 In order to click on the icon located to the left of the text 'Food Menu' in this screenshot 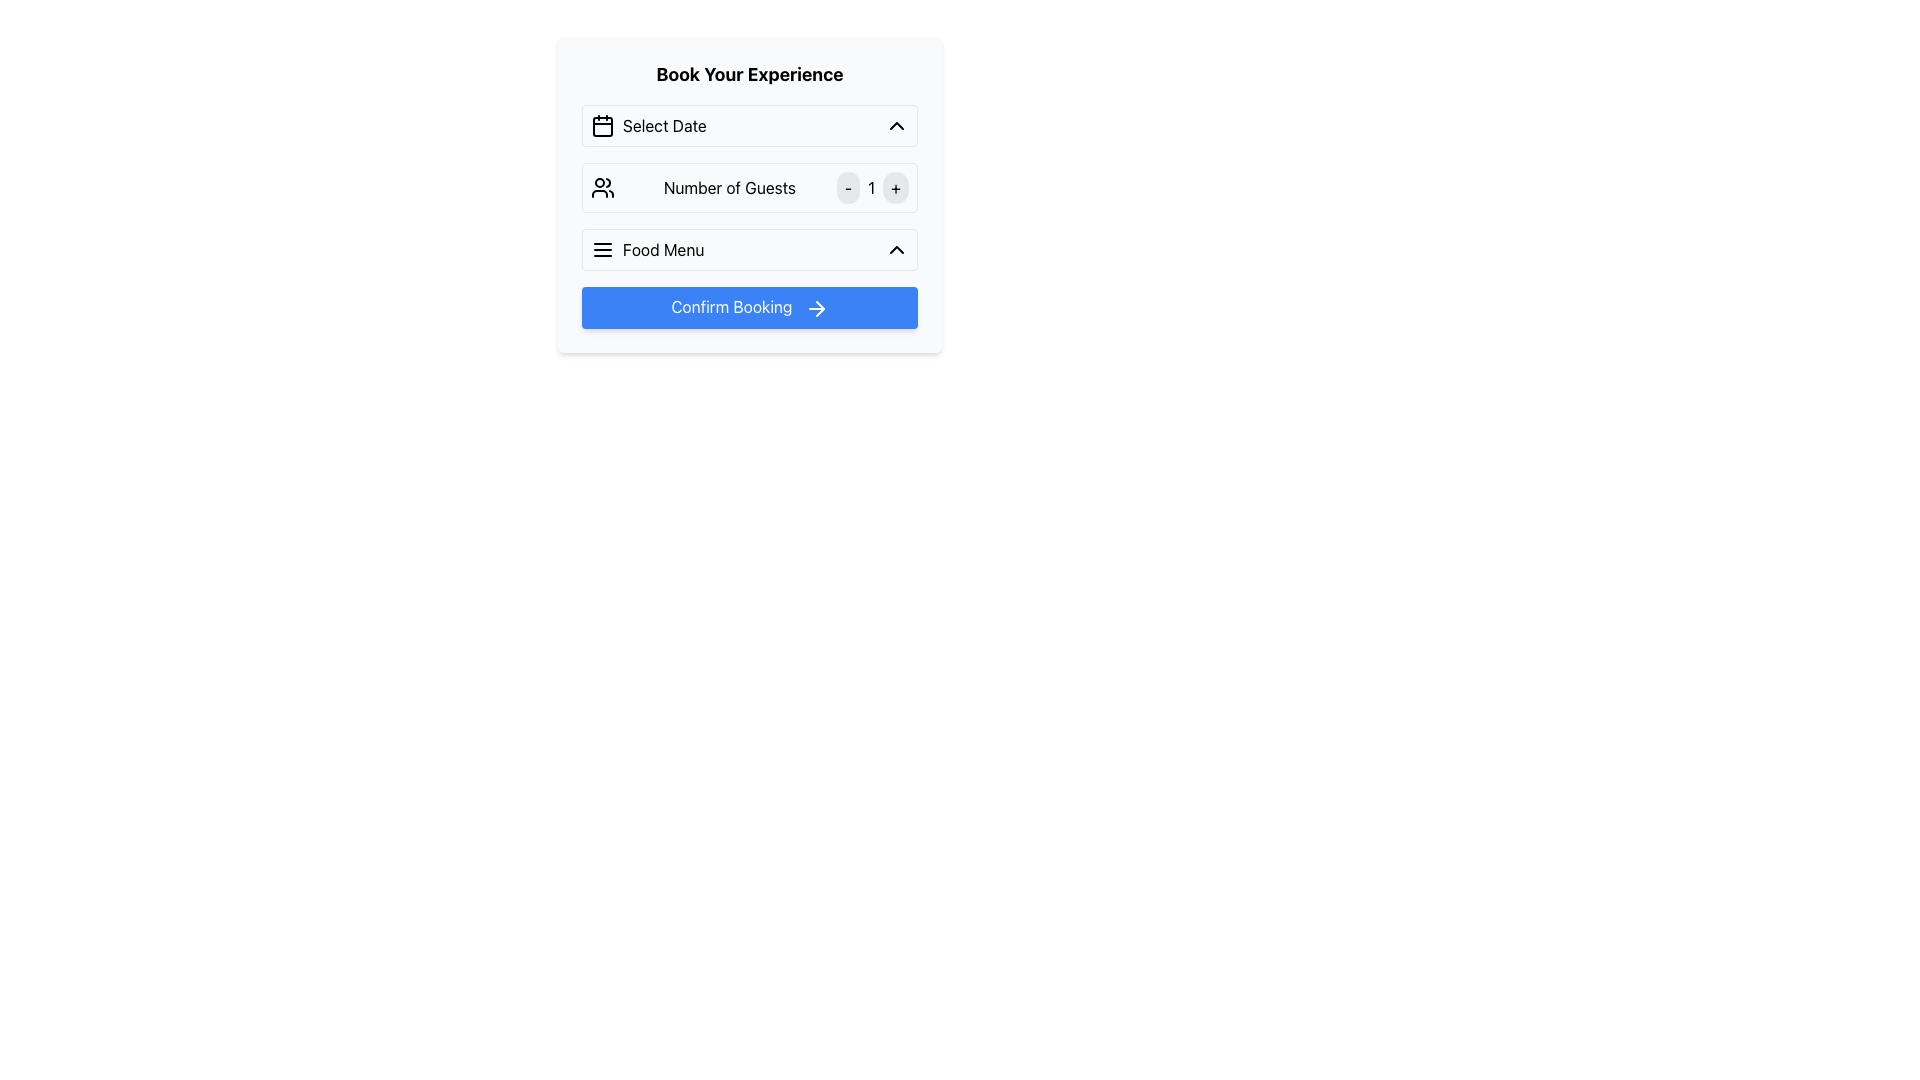, I will do `click(602, 249)`.